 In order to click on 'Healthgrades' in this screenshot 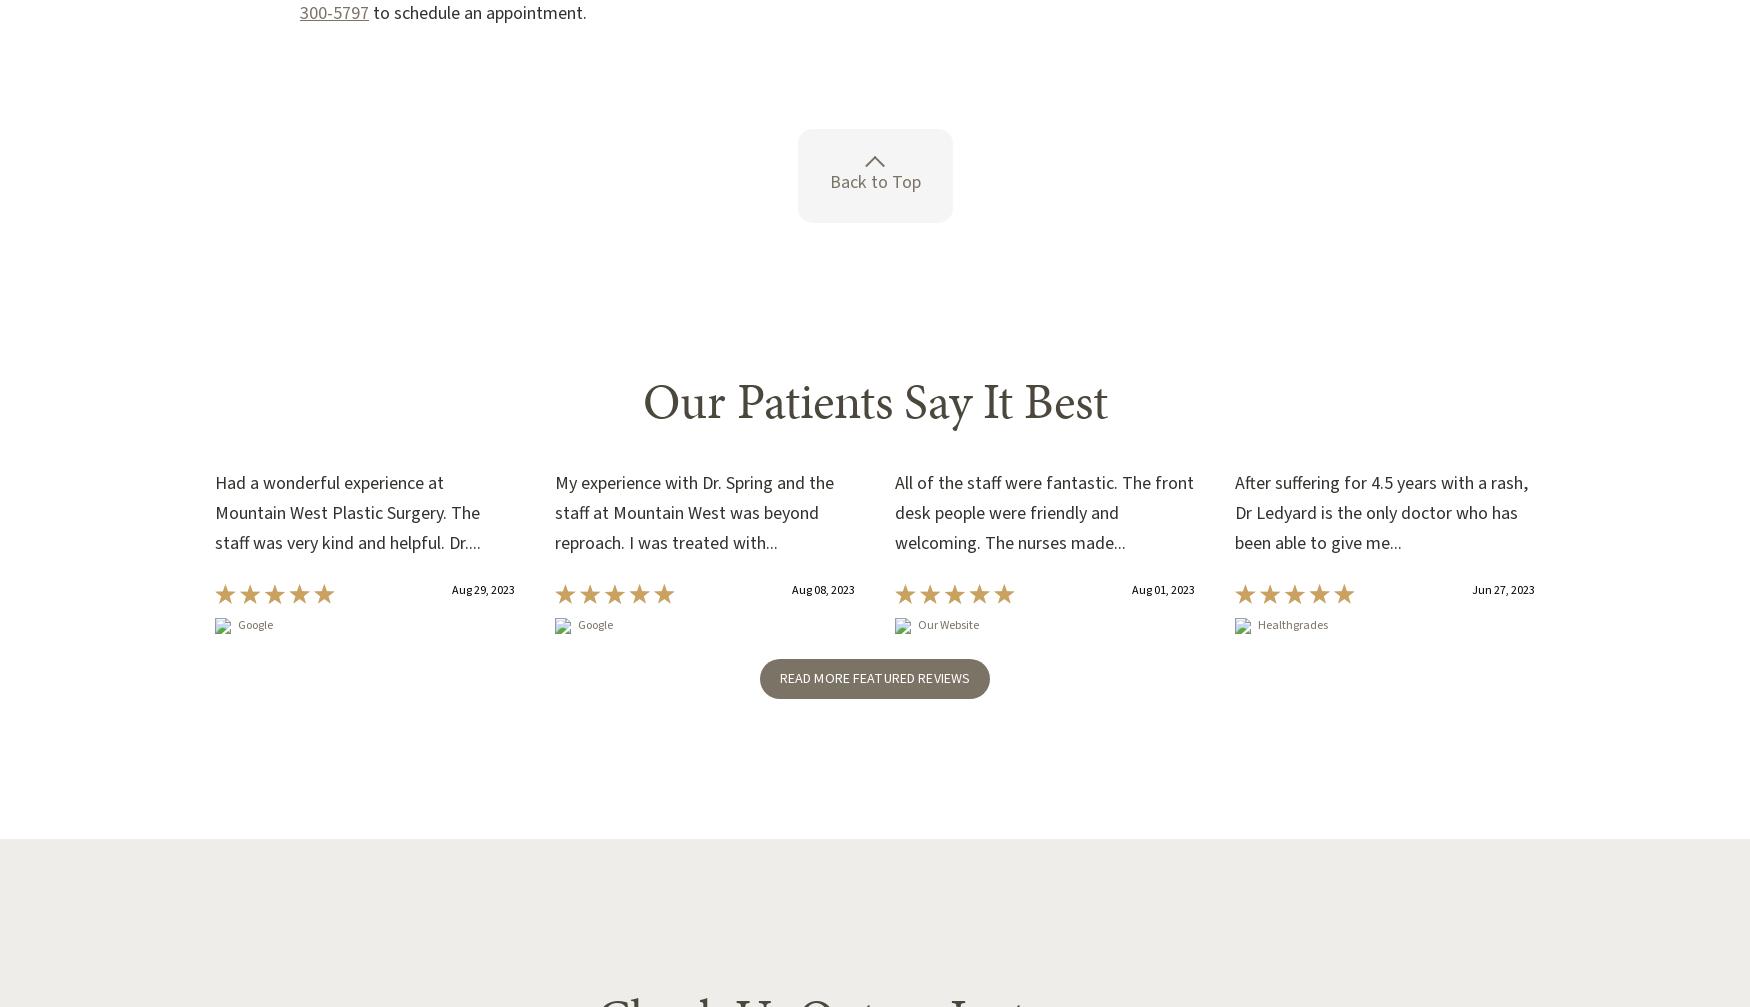, I will do `click(1292, 624)`.